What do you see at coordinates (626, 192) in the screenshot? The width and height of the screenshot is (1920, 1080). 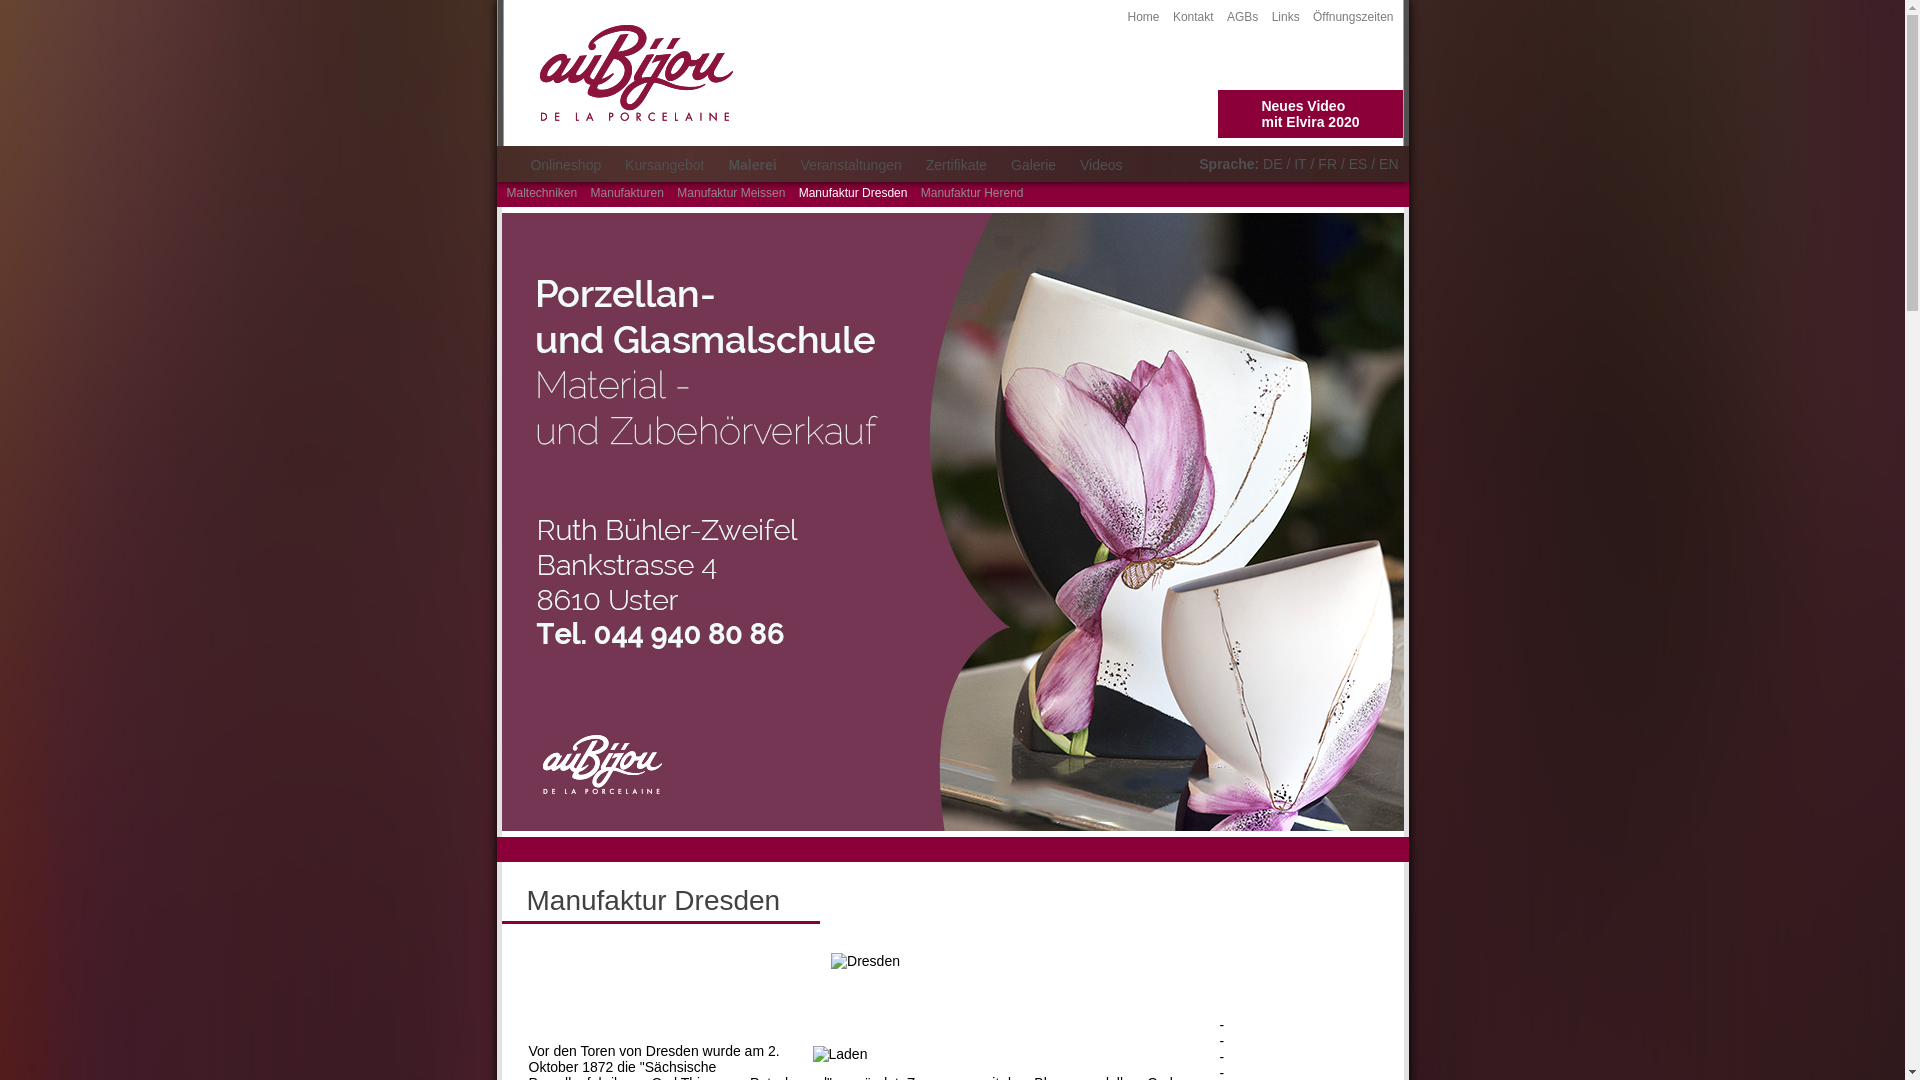 I see `'Manufakturen'` at bounding box center [626, 192].